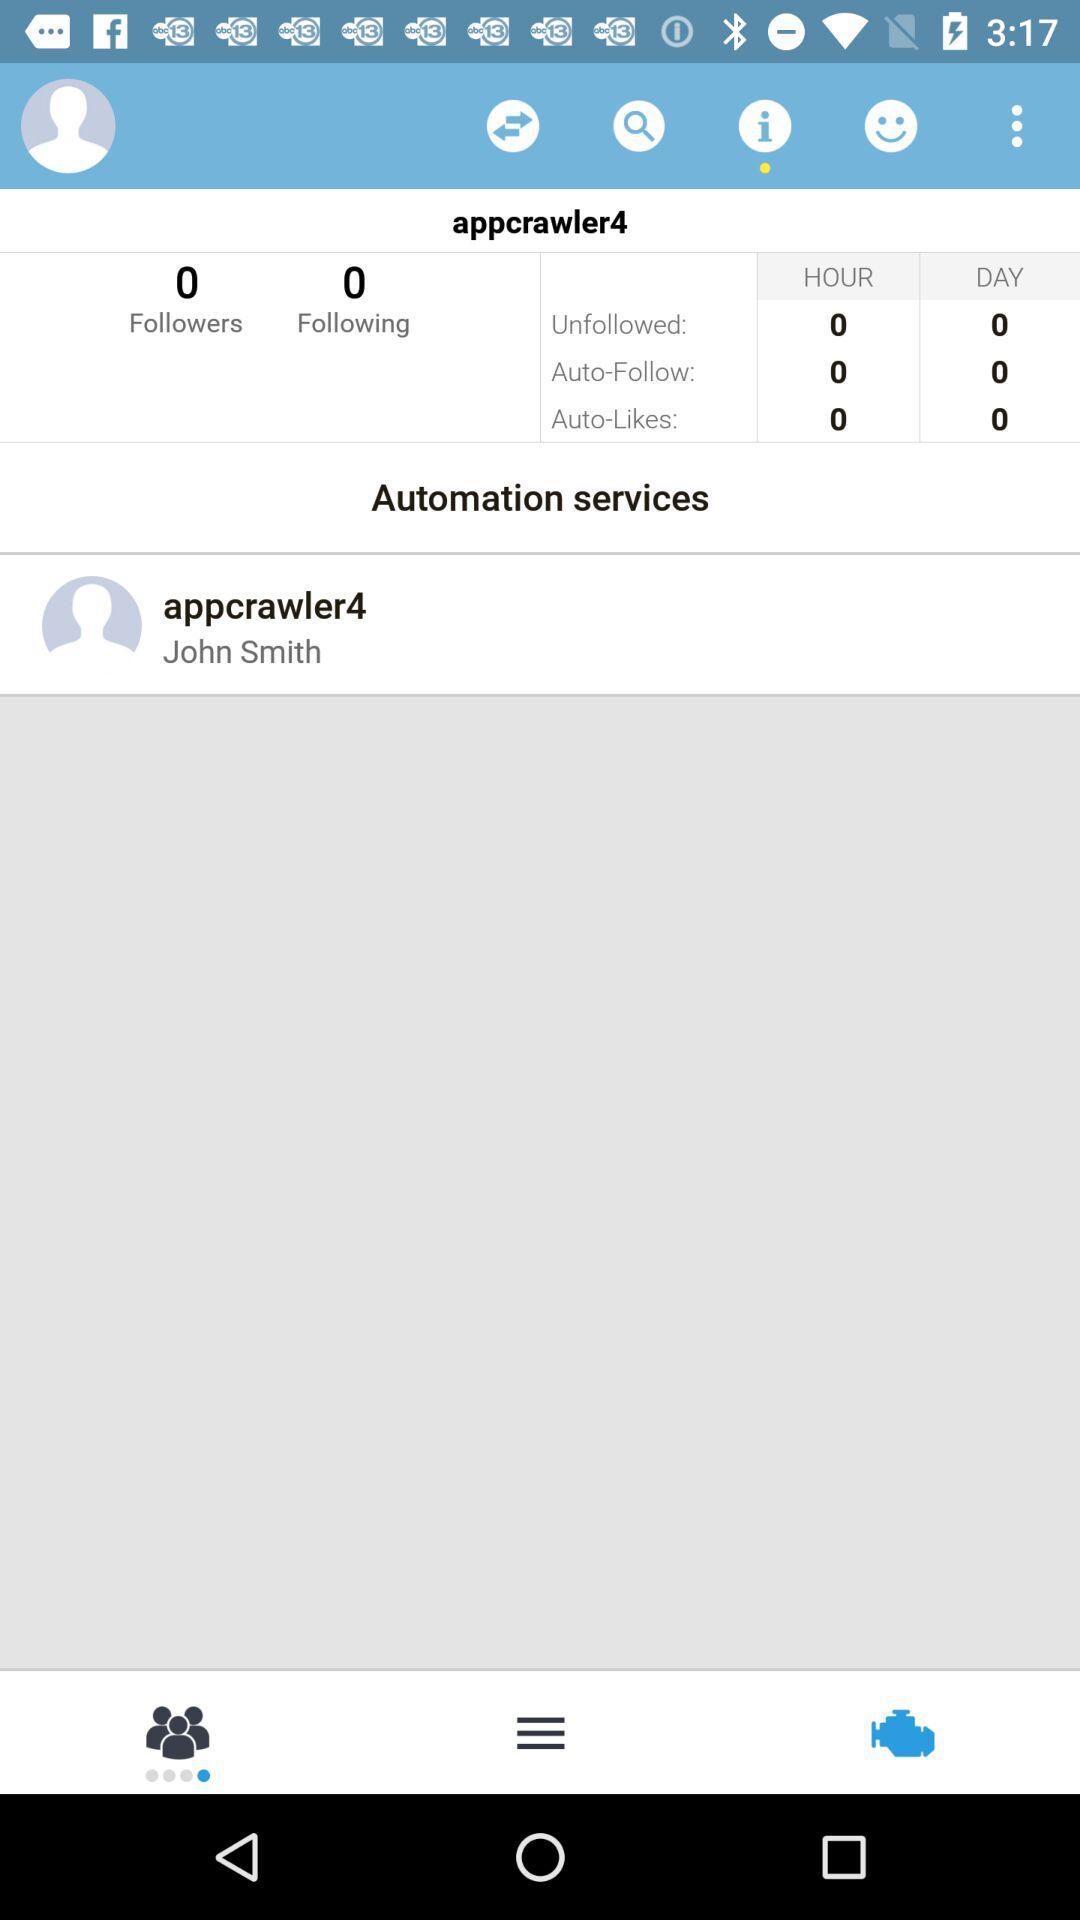 This screenshot has width=1080, height=1920. What do you see at coordinates (512, 124) in the screenshot?
I see `etc` at bounding box center [512, 124].